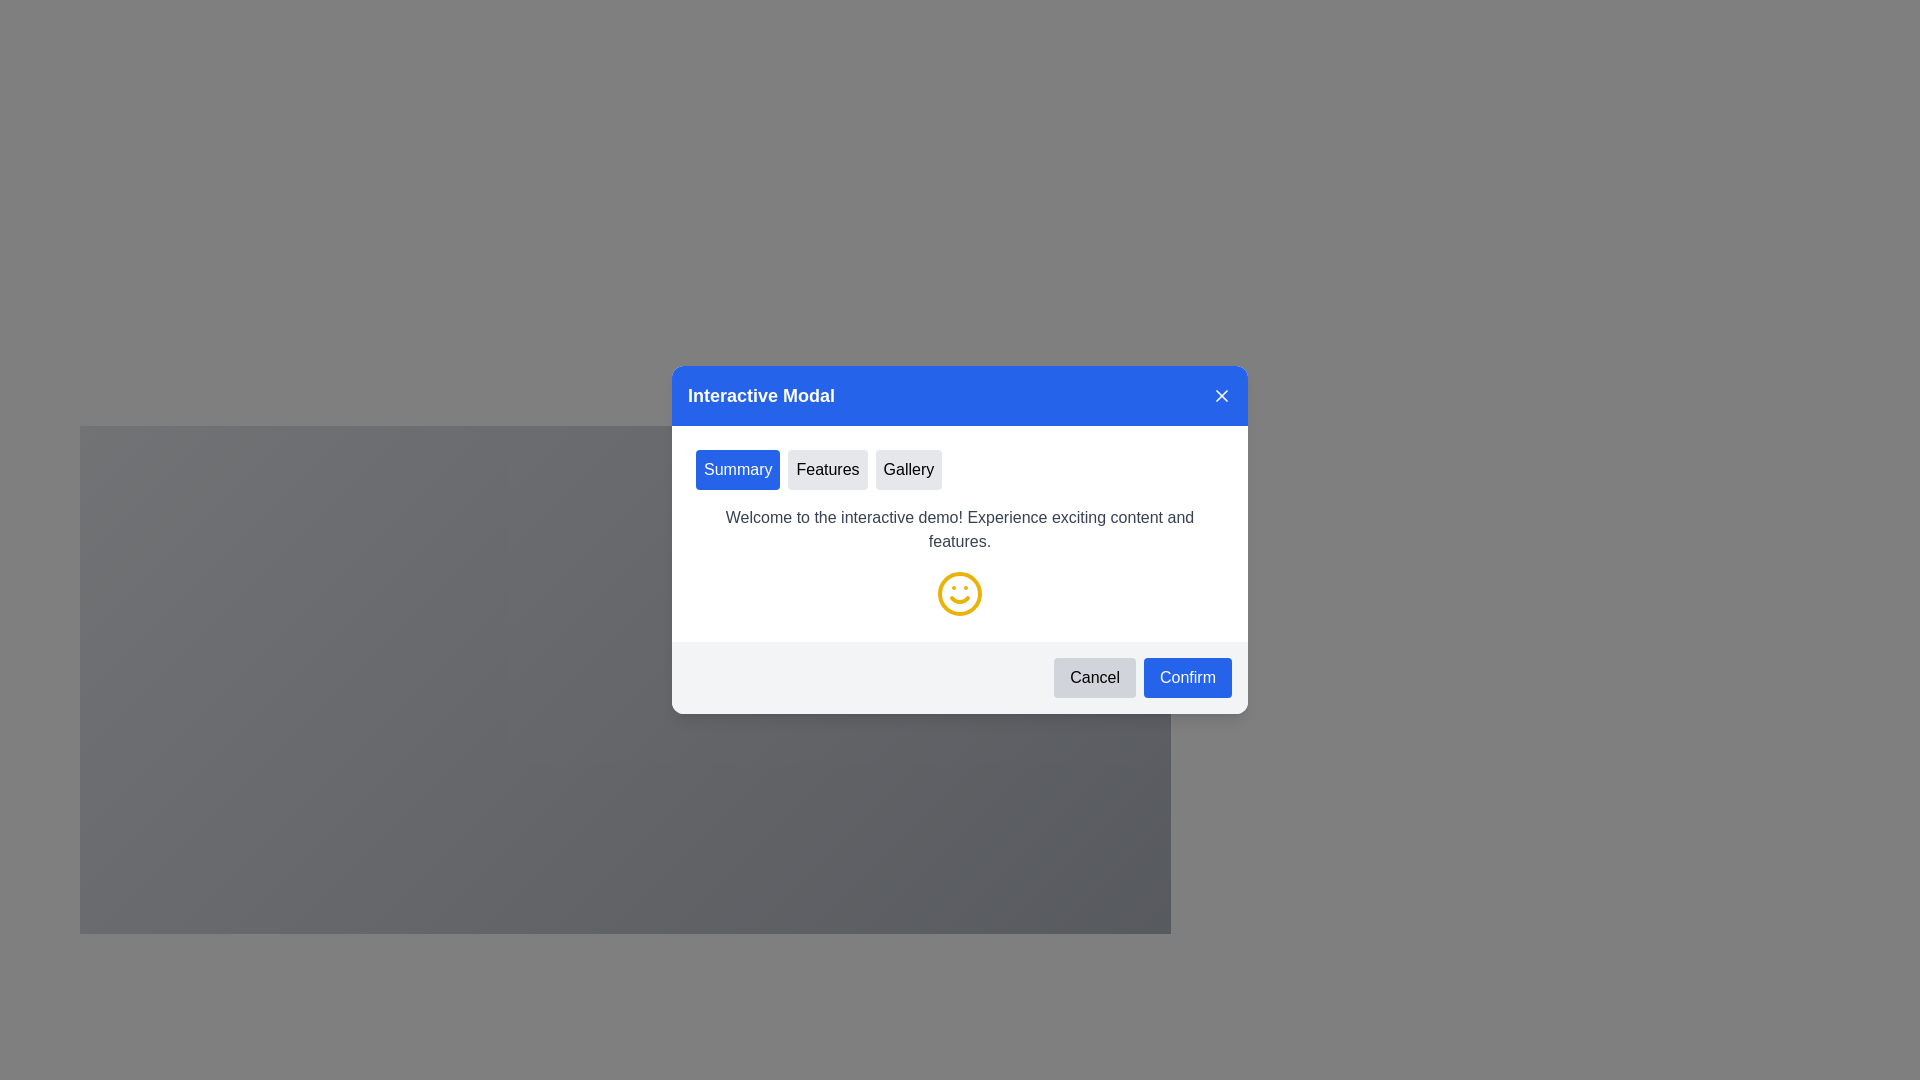 Image resolution: width=1920 pixels, height=1080 pixels. Describe the element at coordinates (828, 470) in the screenshot. I see `the 'Features' button located between the 'Summary' button and the 'Gallery' button in the modal dialog` at that location.